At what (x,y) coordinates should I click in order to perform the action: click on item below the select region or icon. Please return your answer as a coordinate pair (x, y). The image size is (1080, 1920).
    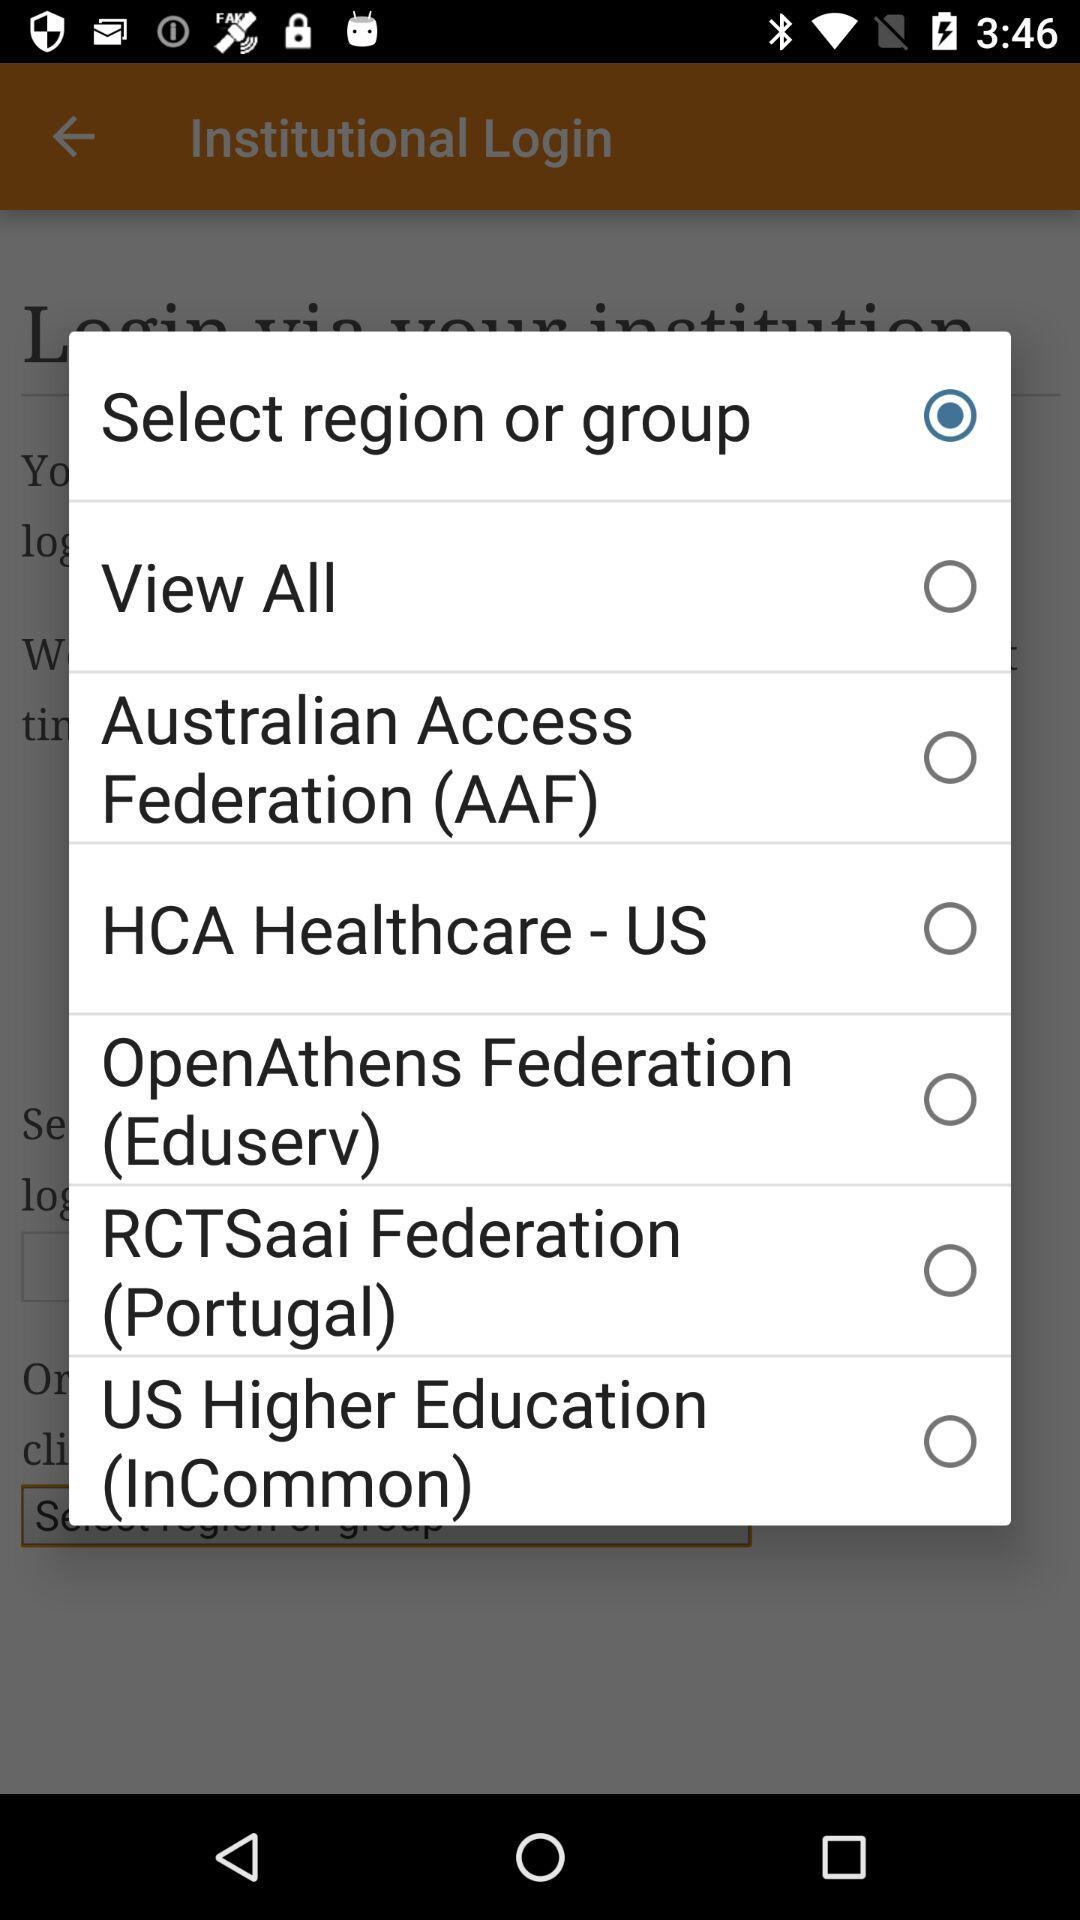
    Looking at the image, I should click on (540, 585).